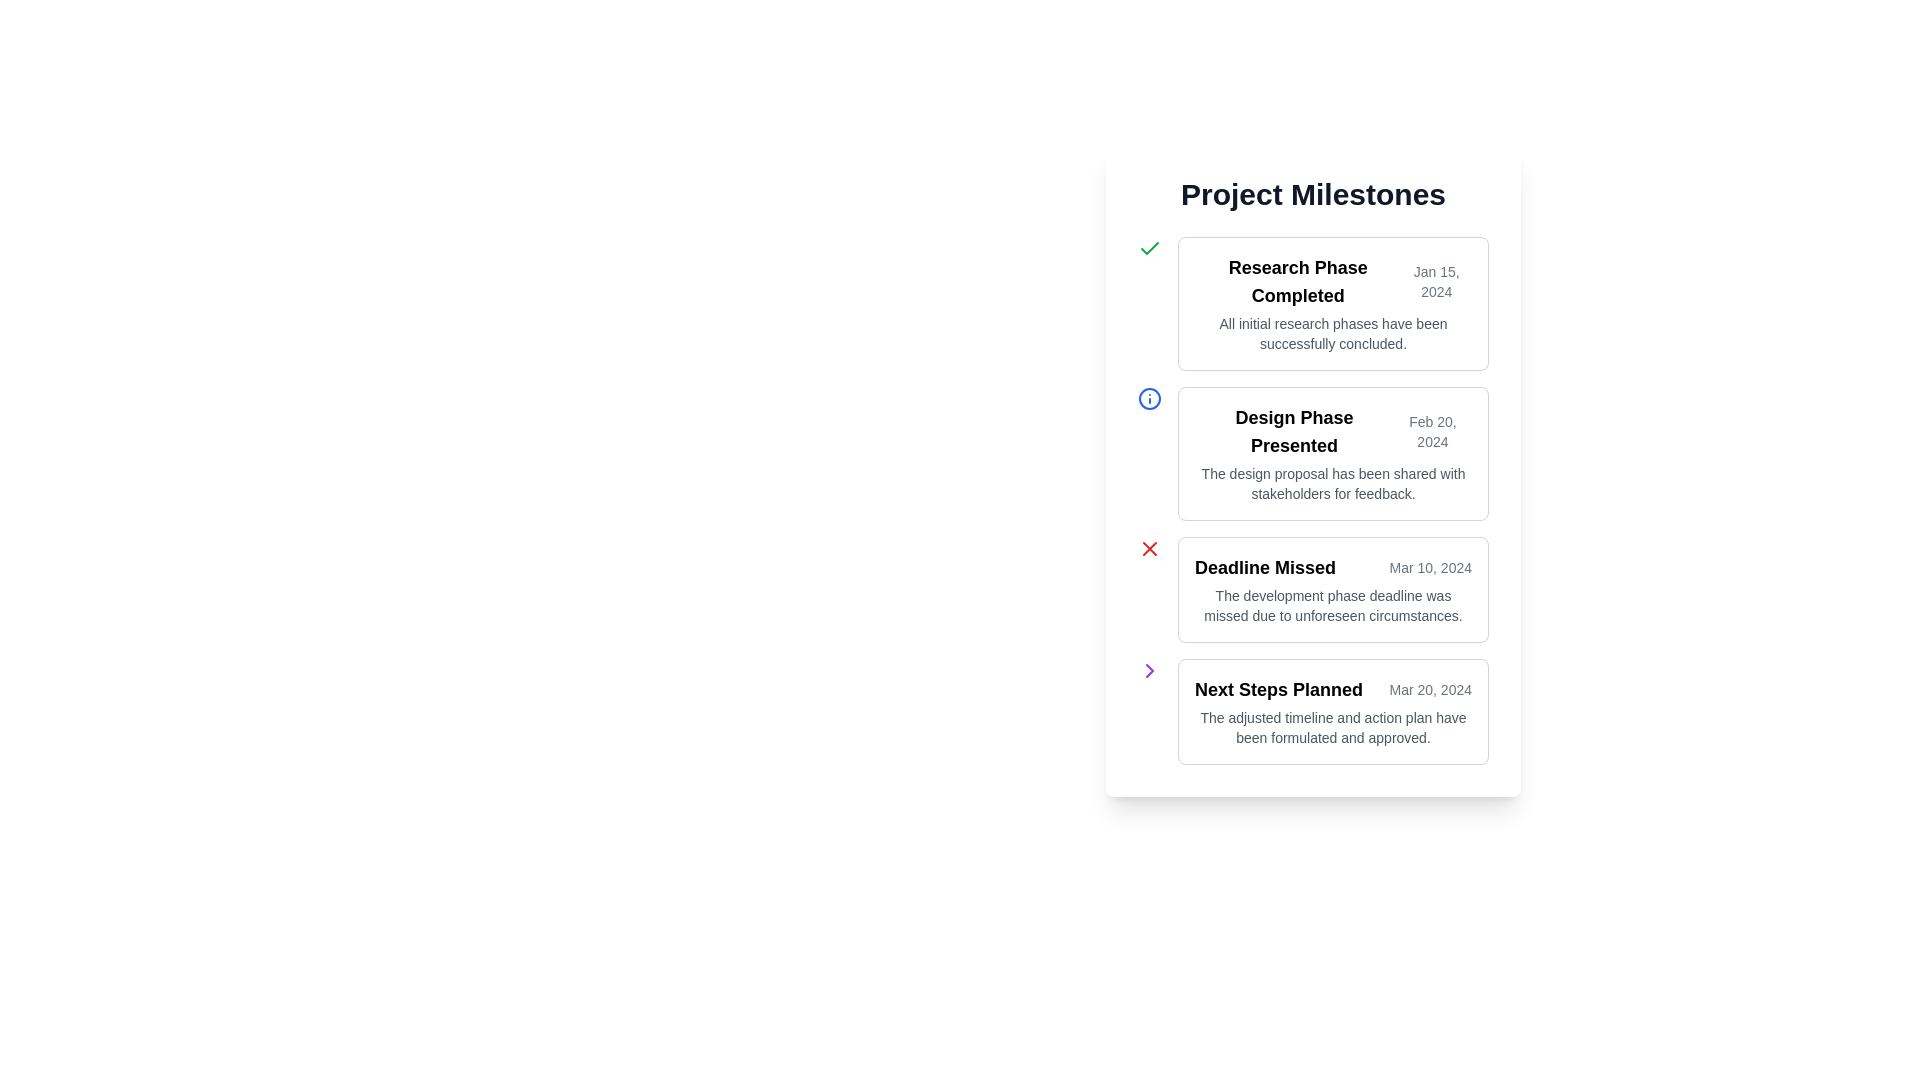 This screenshot has height=1080, width=1920. I want to click on text element 'Next Steps Planned' which is styled in bold and located at the top of the fourth milestone in a vertical list, so click(1278, 689).